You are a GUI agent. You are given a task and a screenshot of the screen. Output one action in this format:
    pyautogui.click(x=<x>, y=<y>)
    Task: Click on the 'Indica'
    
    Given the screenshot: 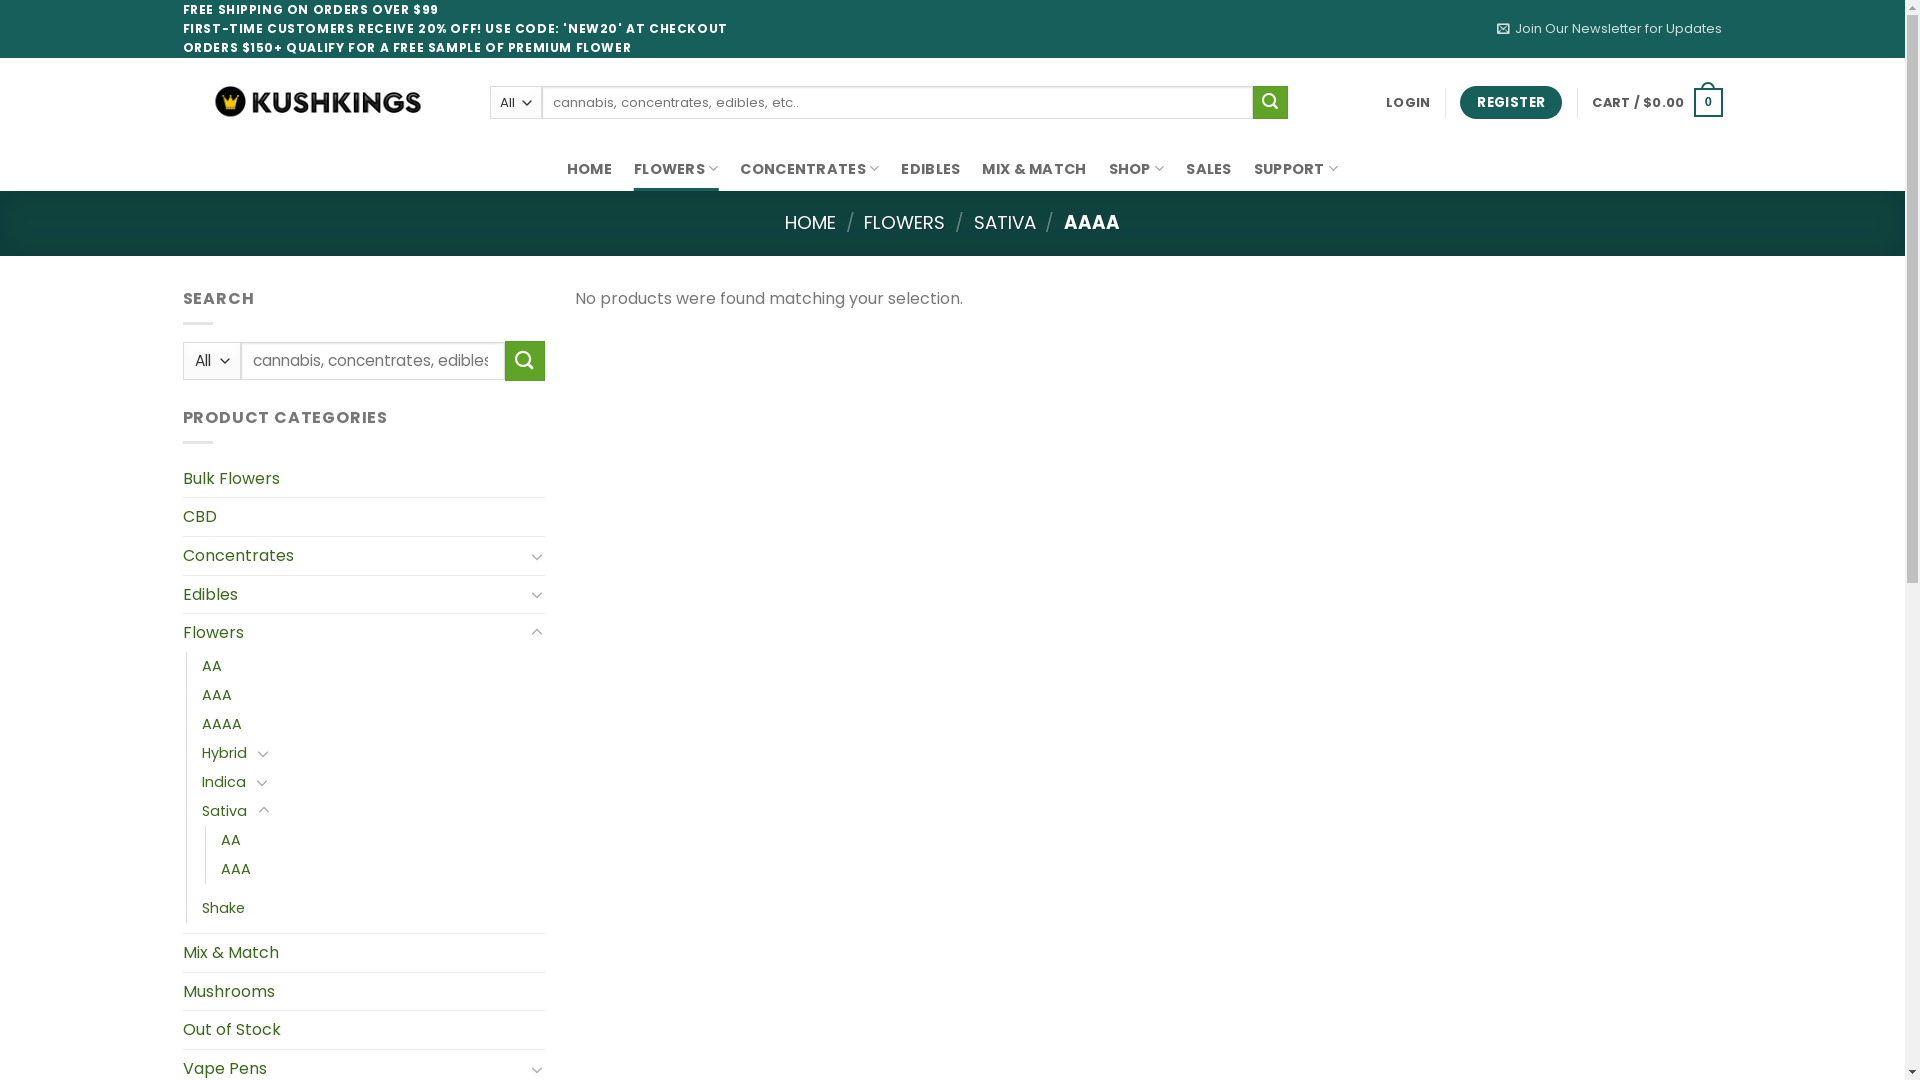 What is the action you would take?
    pyautogui.click(x=224, y=781)
    